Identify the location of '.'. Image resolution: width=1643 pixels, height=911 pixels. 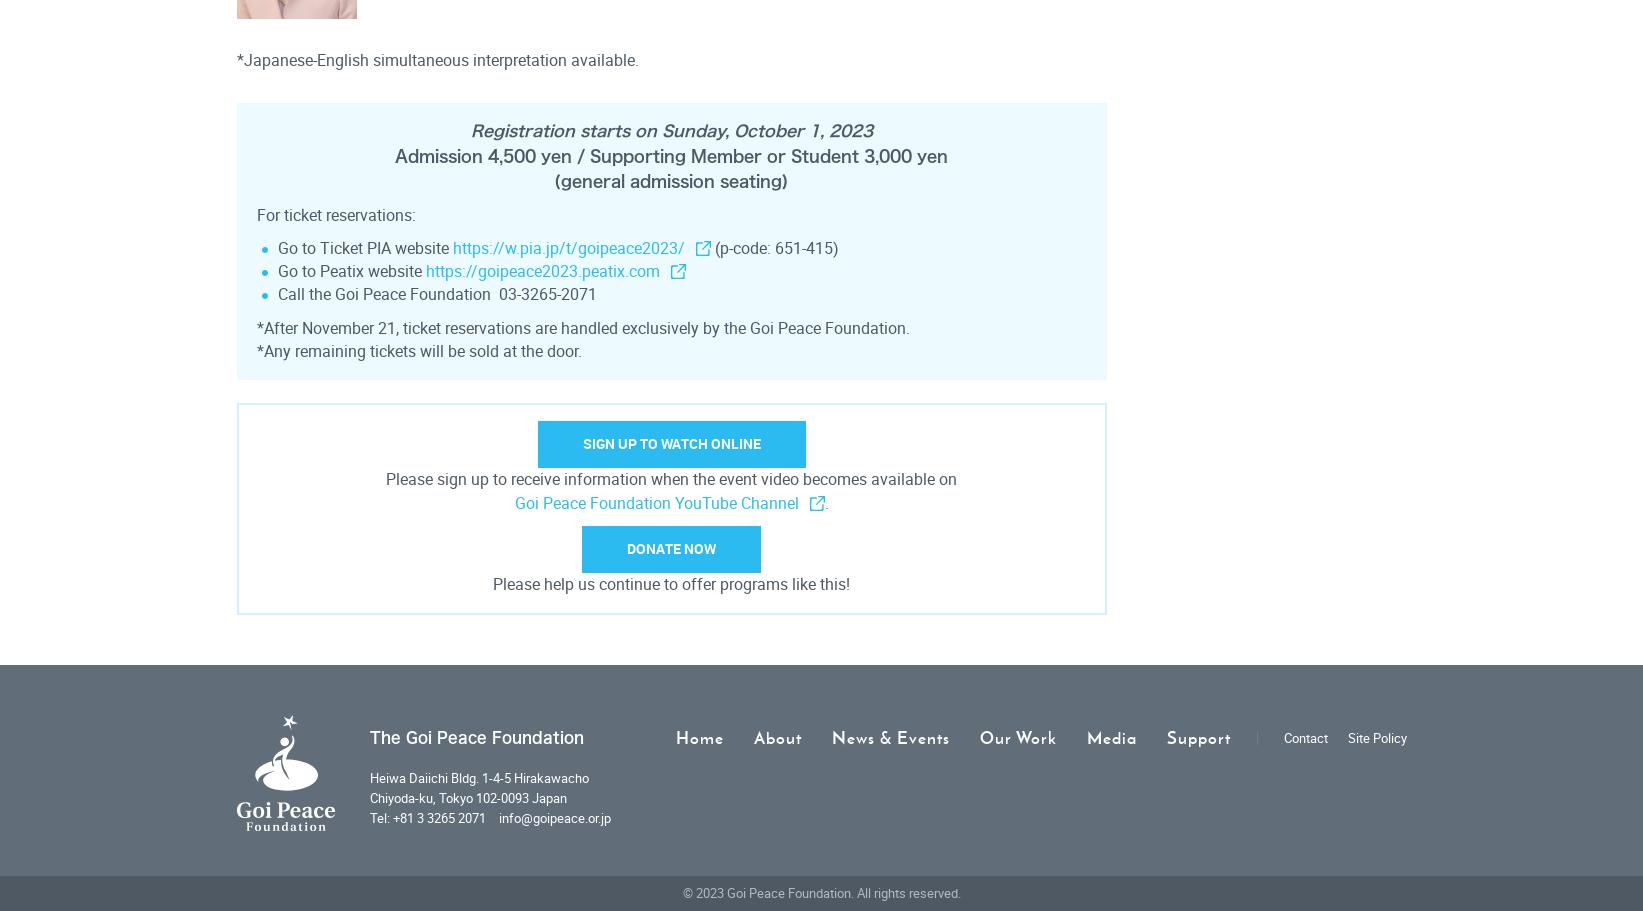
(824, 502).